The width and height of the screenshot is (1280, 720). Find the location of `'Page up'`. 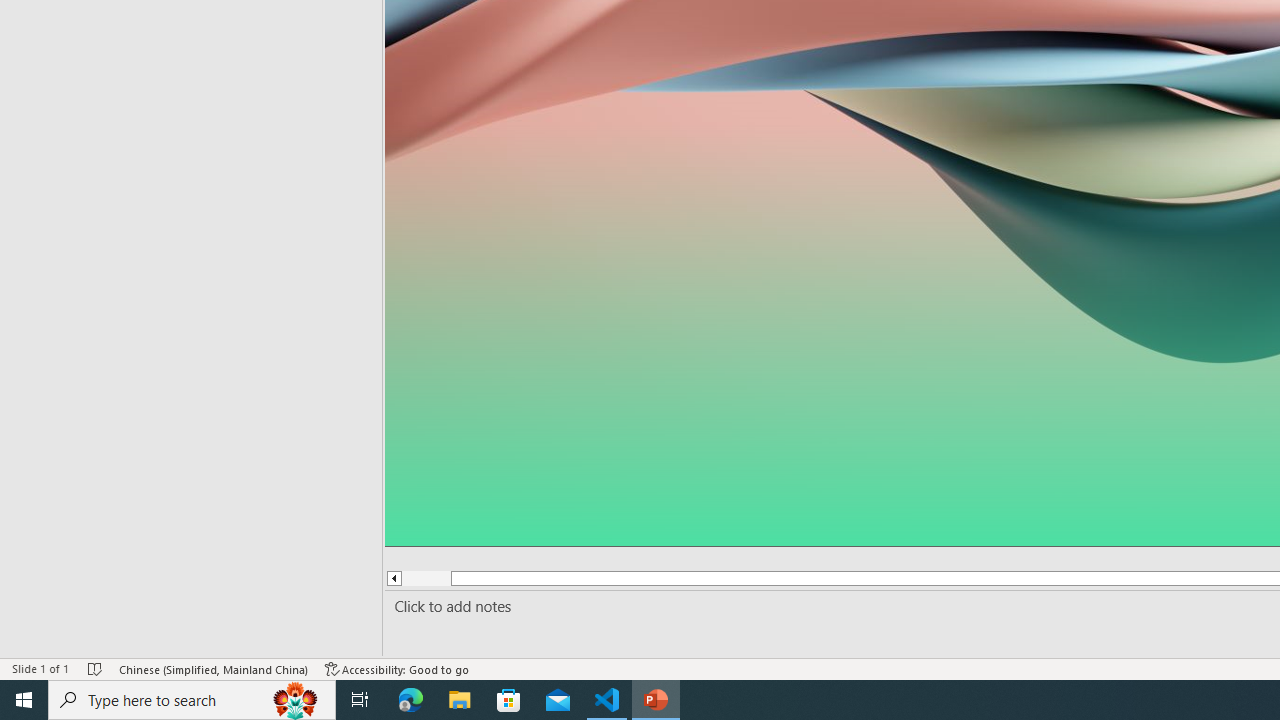

'Page up' is located at coordinates (425, 578).